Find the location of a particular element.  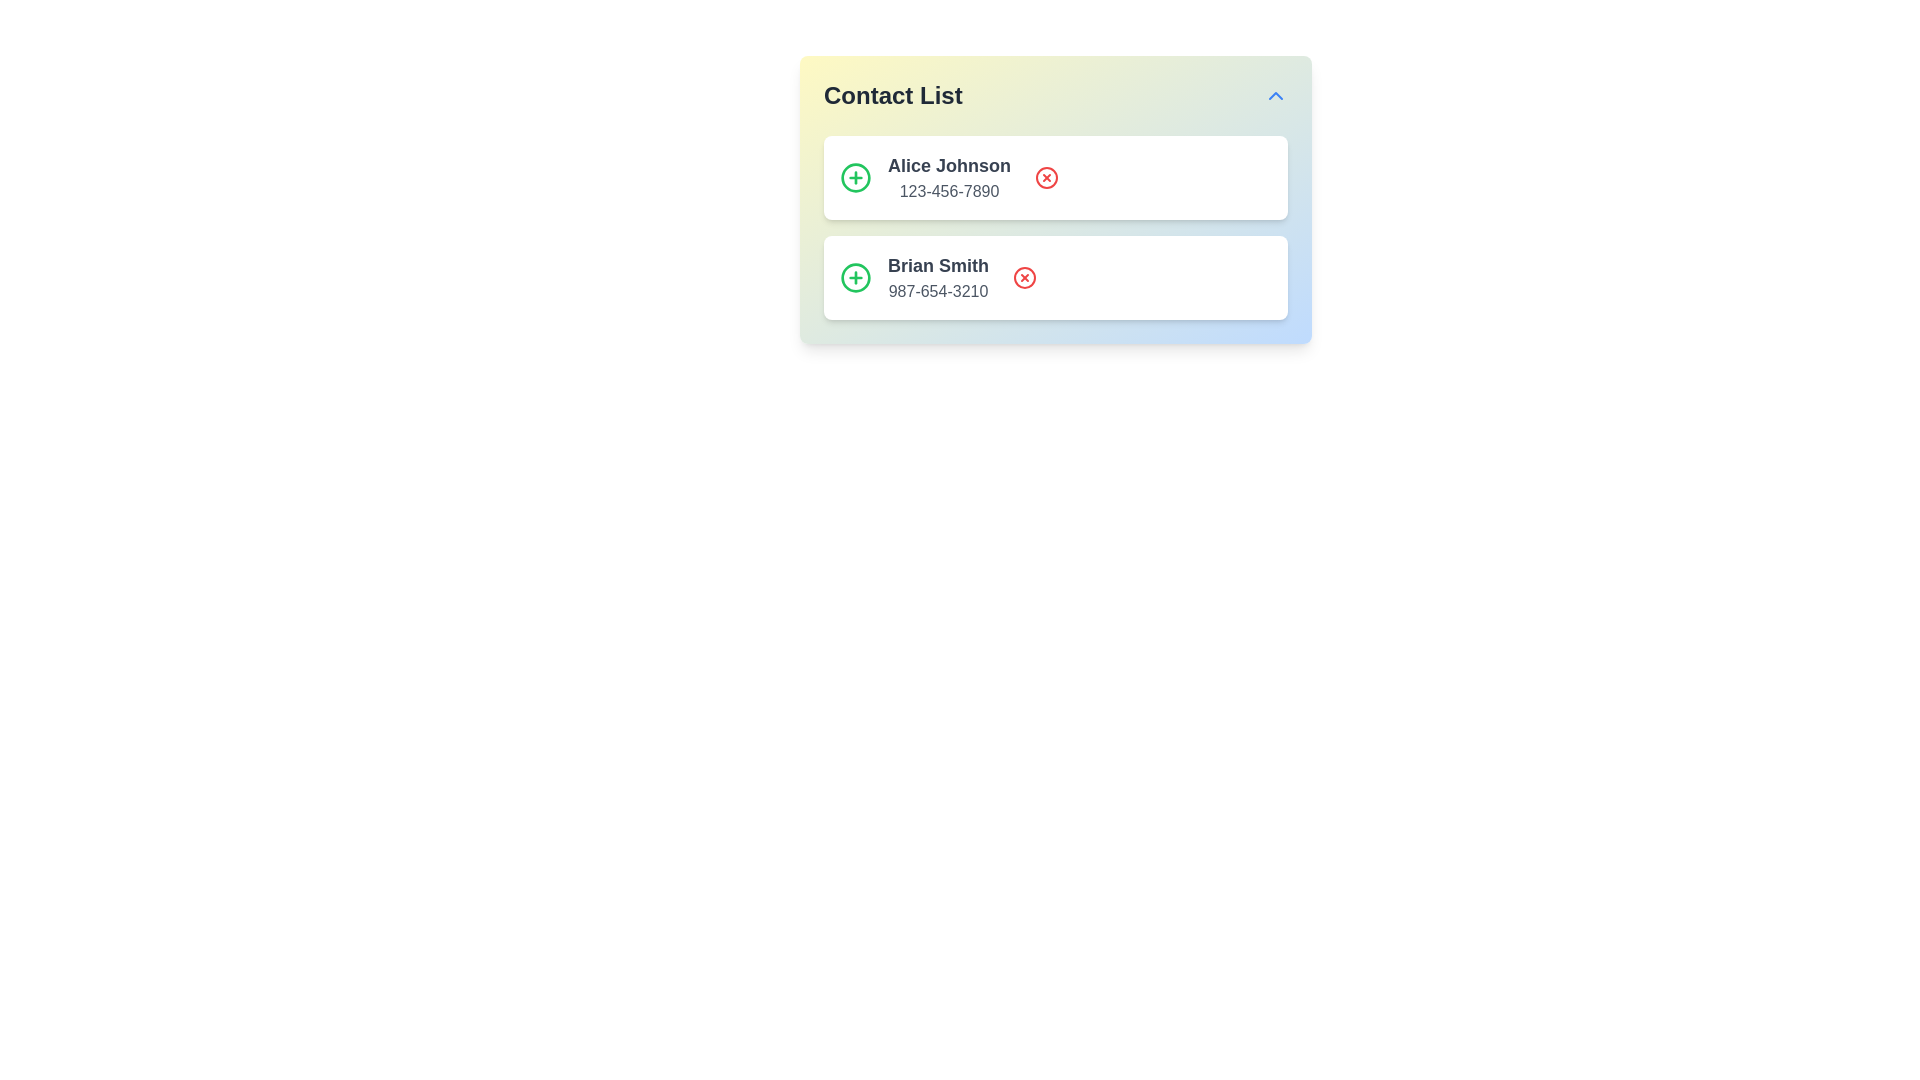

the circular green-bordered button with a '+' symbol located next to 'Brian Smith' in the contact list is located at coordinates (855, 277).